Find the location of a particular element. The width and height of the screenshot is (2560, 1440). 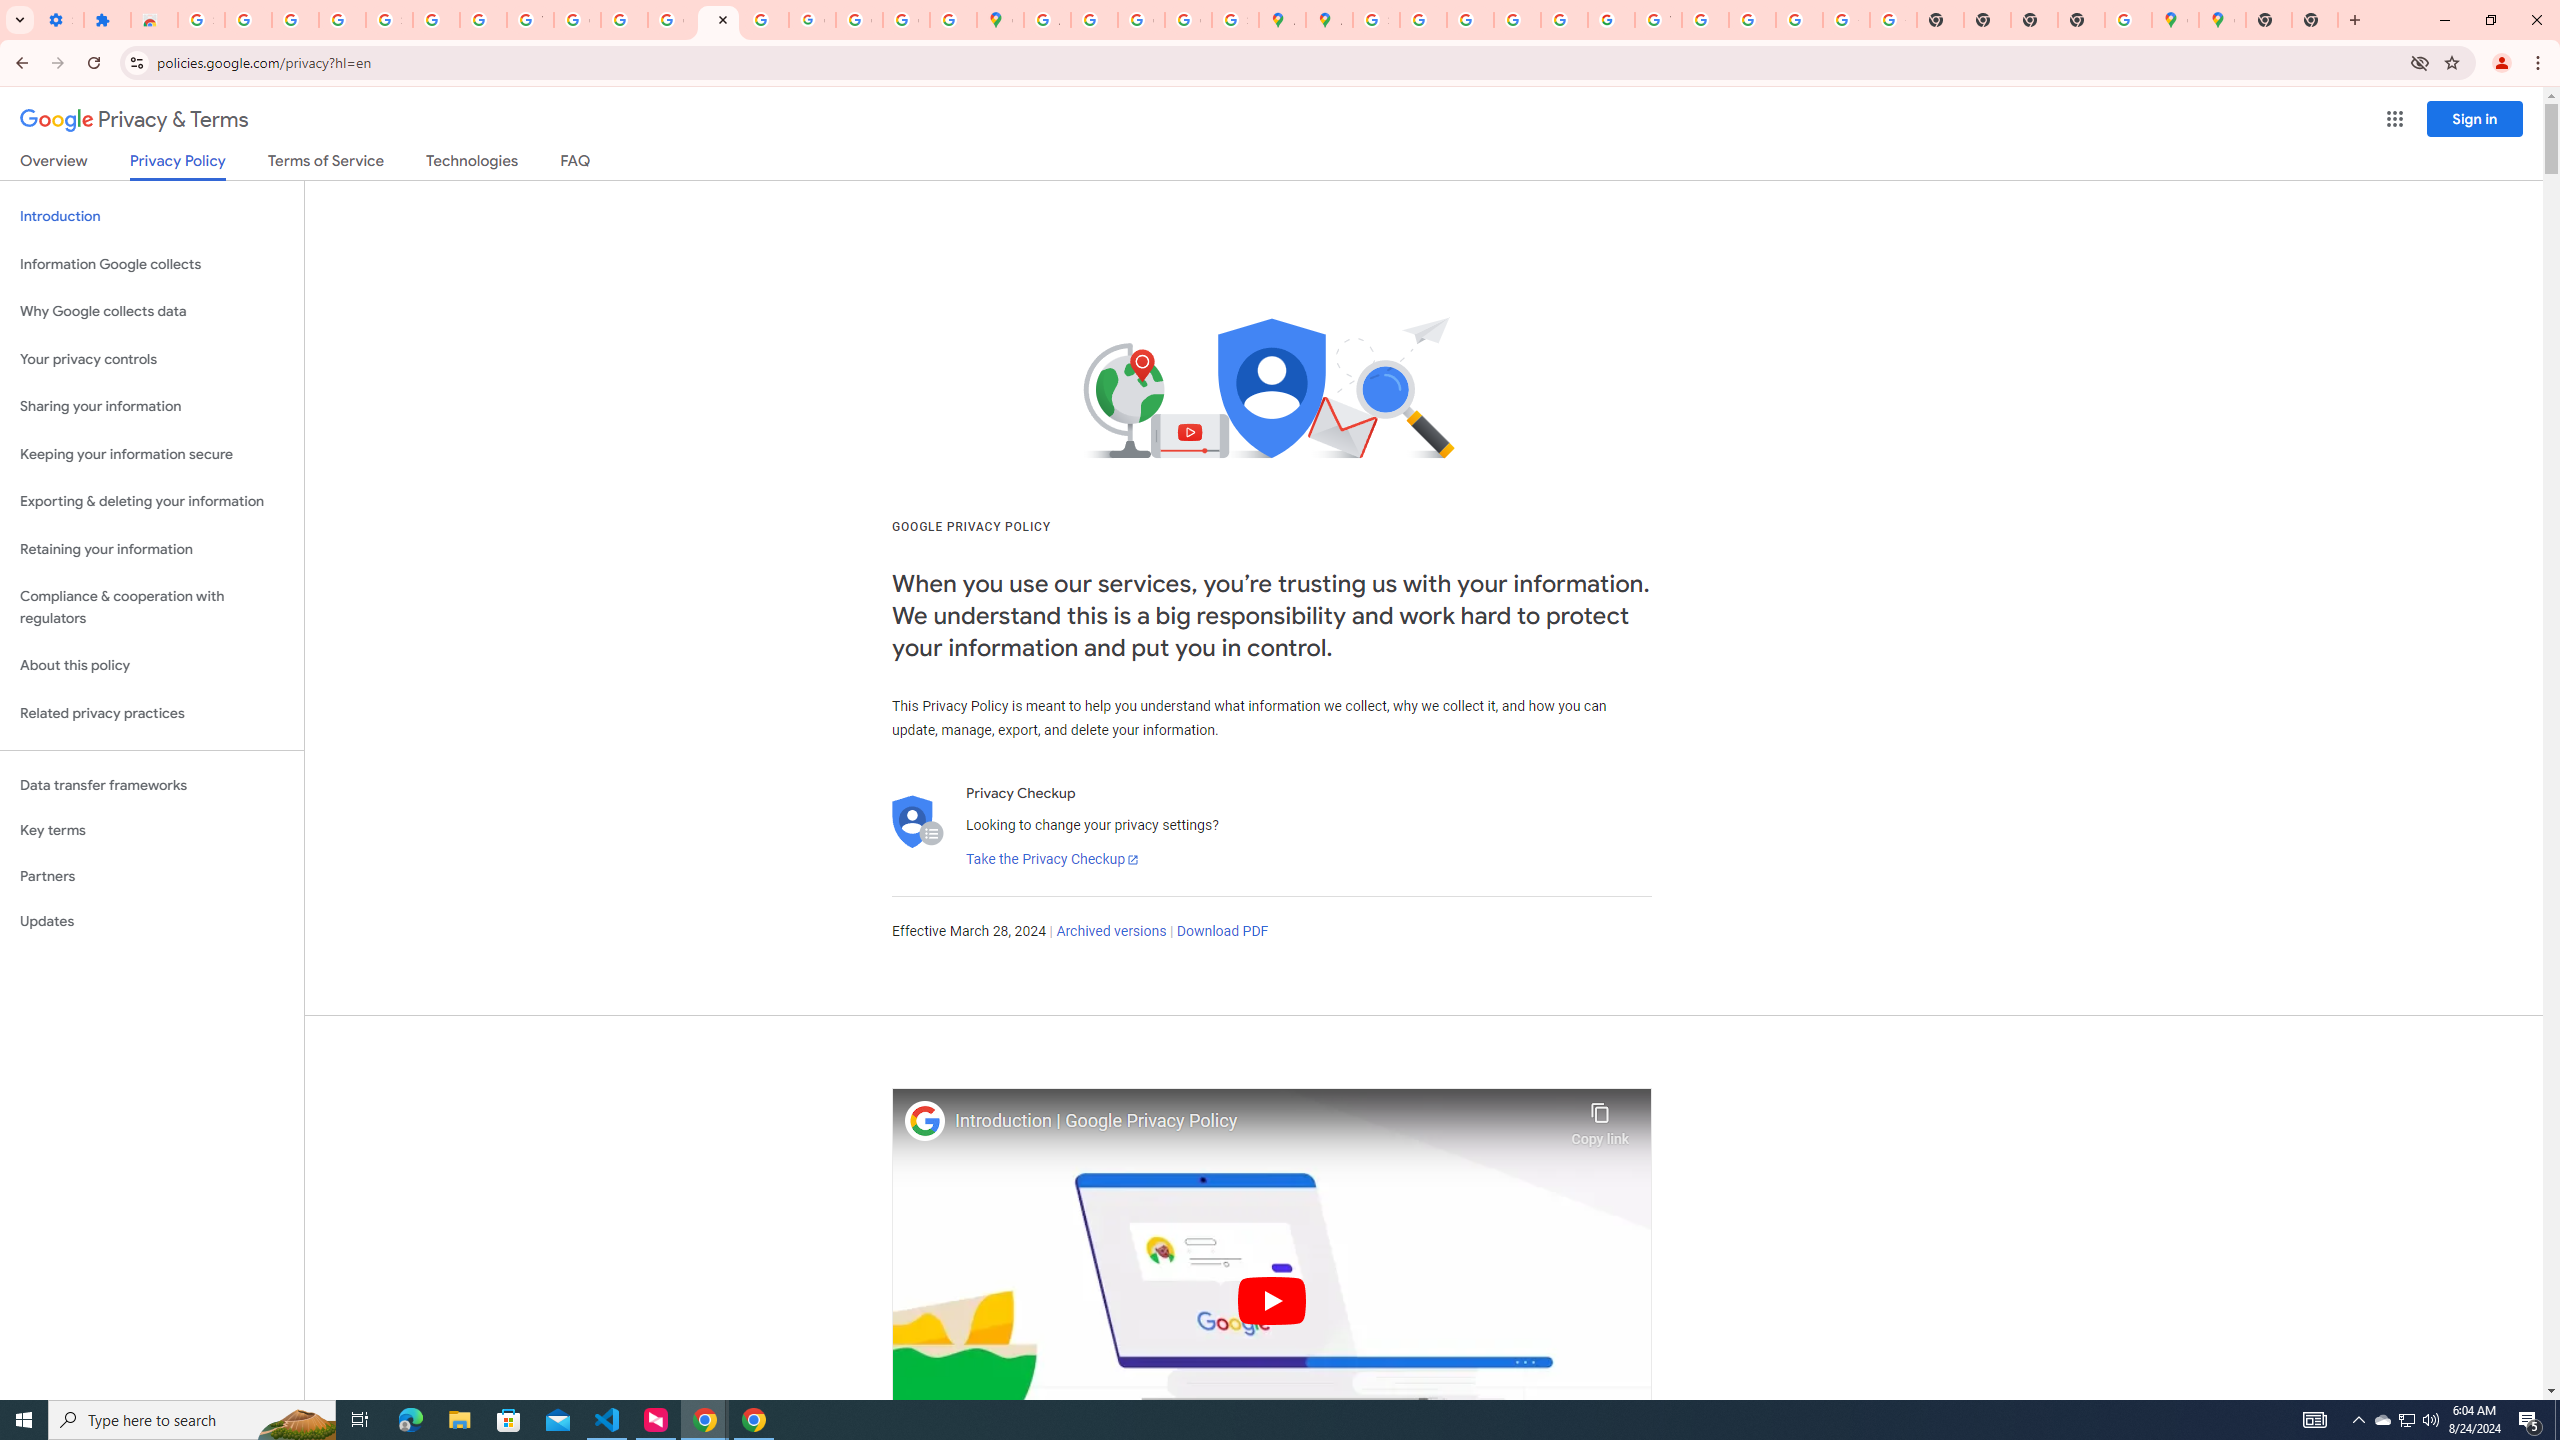

'Chrome' is located at coordinates (2539, 62).